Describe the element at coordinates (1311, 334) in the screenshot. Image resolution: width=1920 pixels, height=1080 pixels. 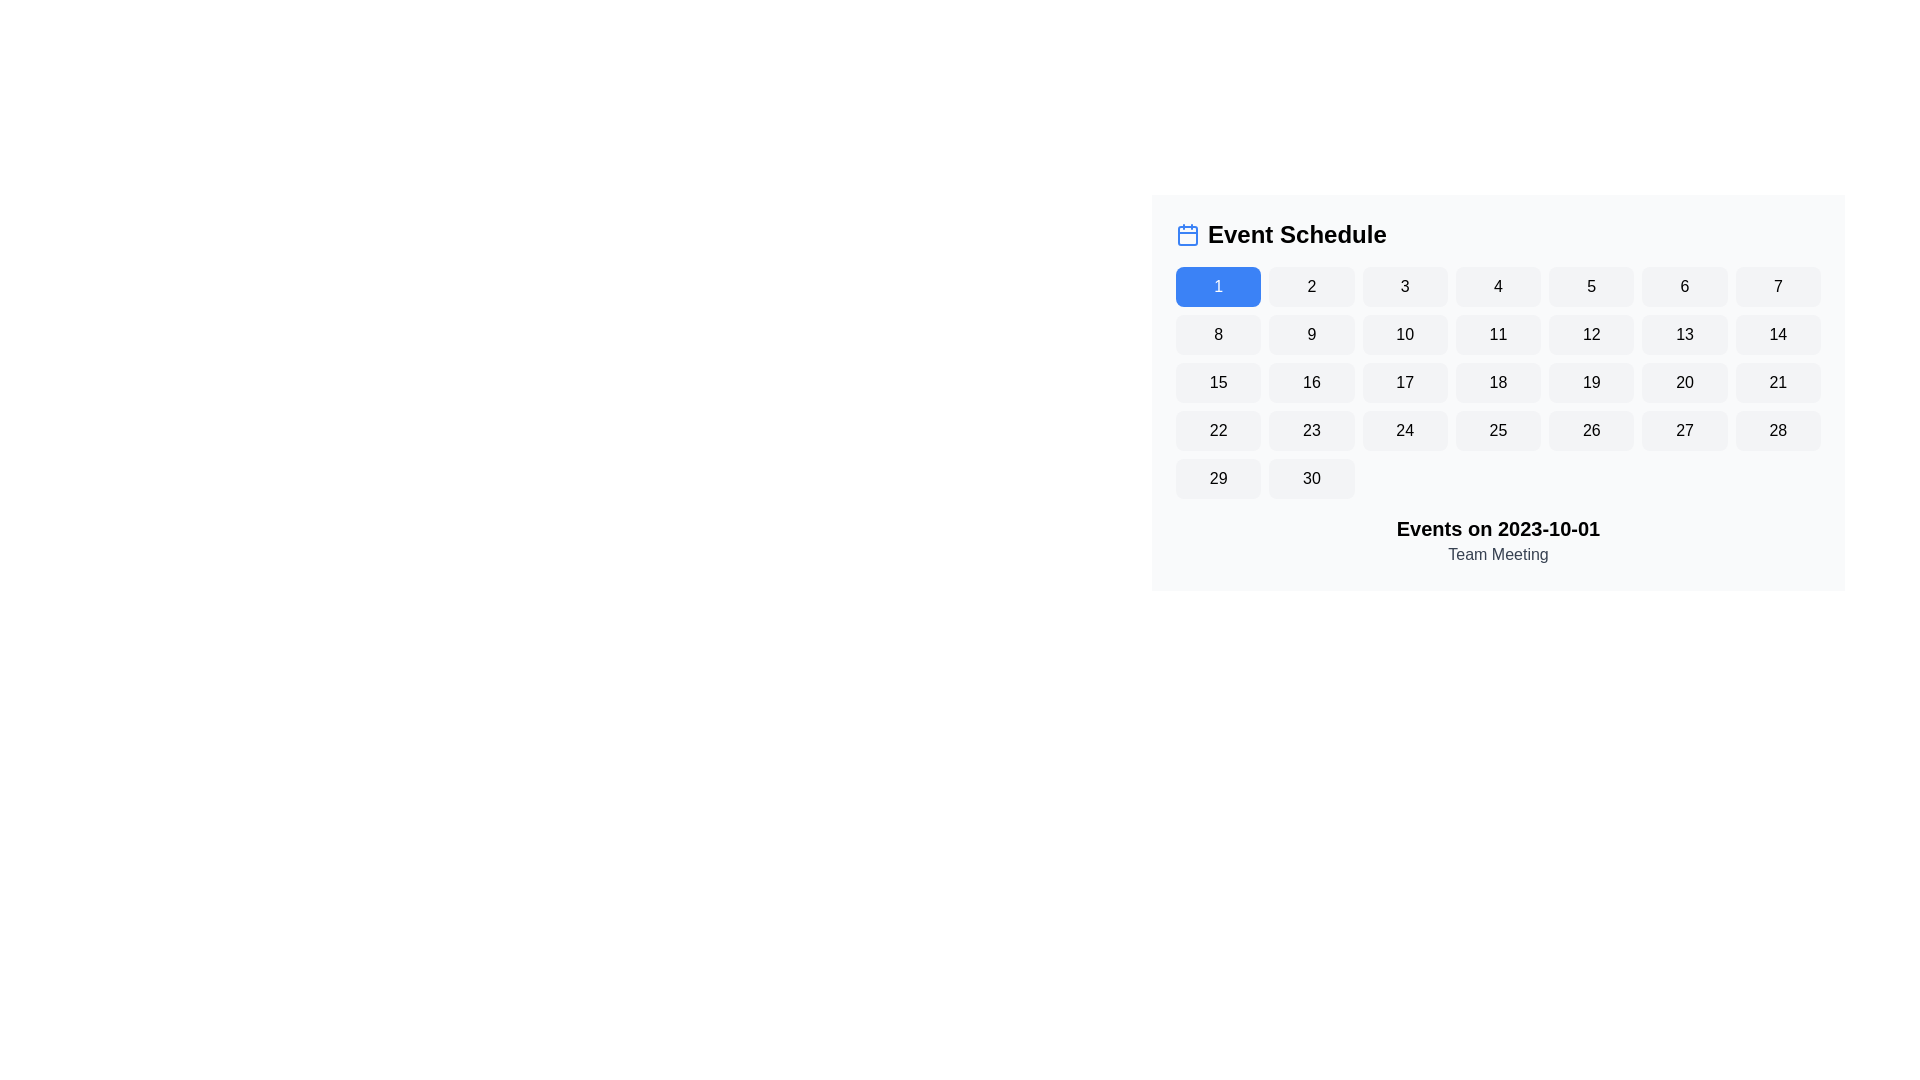
I see `the interactive calendar day cell displaying the number '9'` at that location.